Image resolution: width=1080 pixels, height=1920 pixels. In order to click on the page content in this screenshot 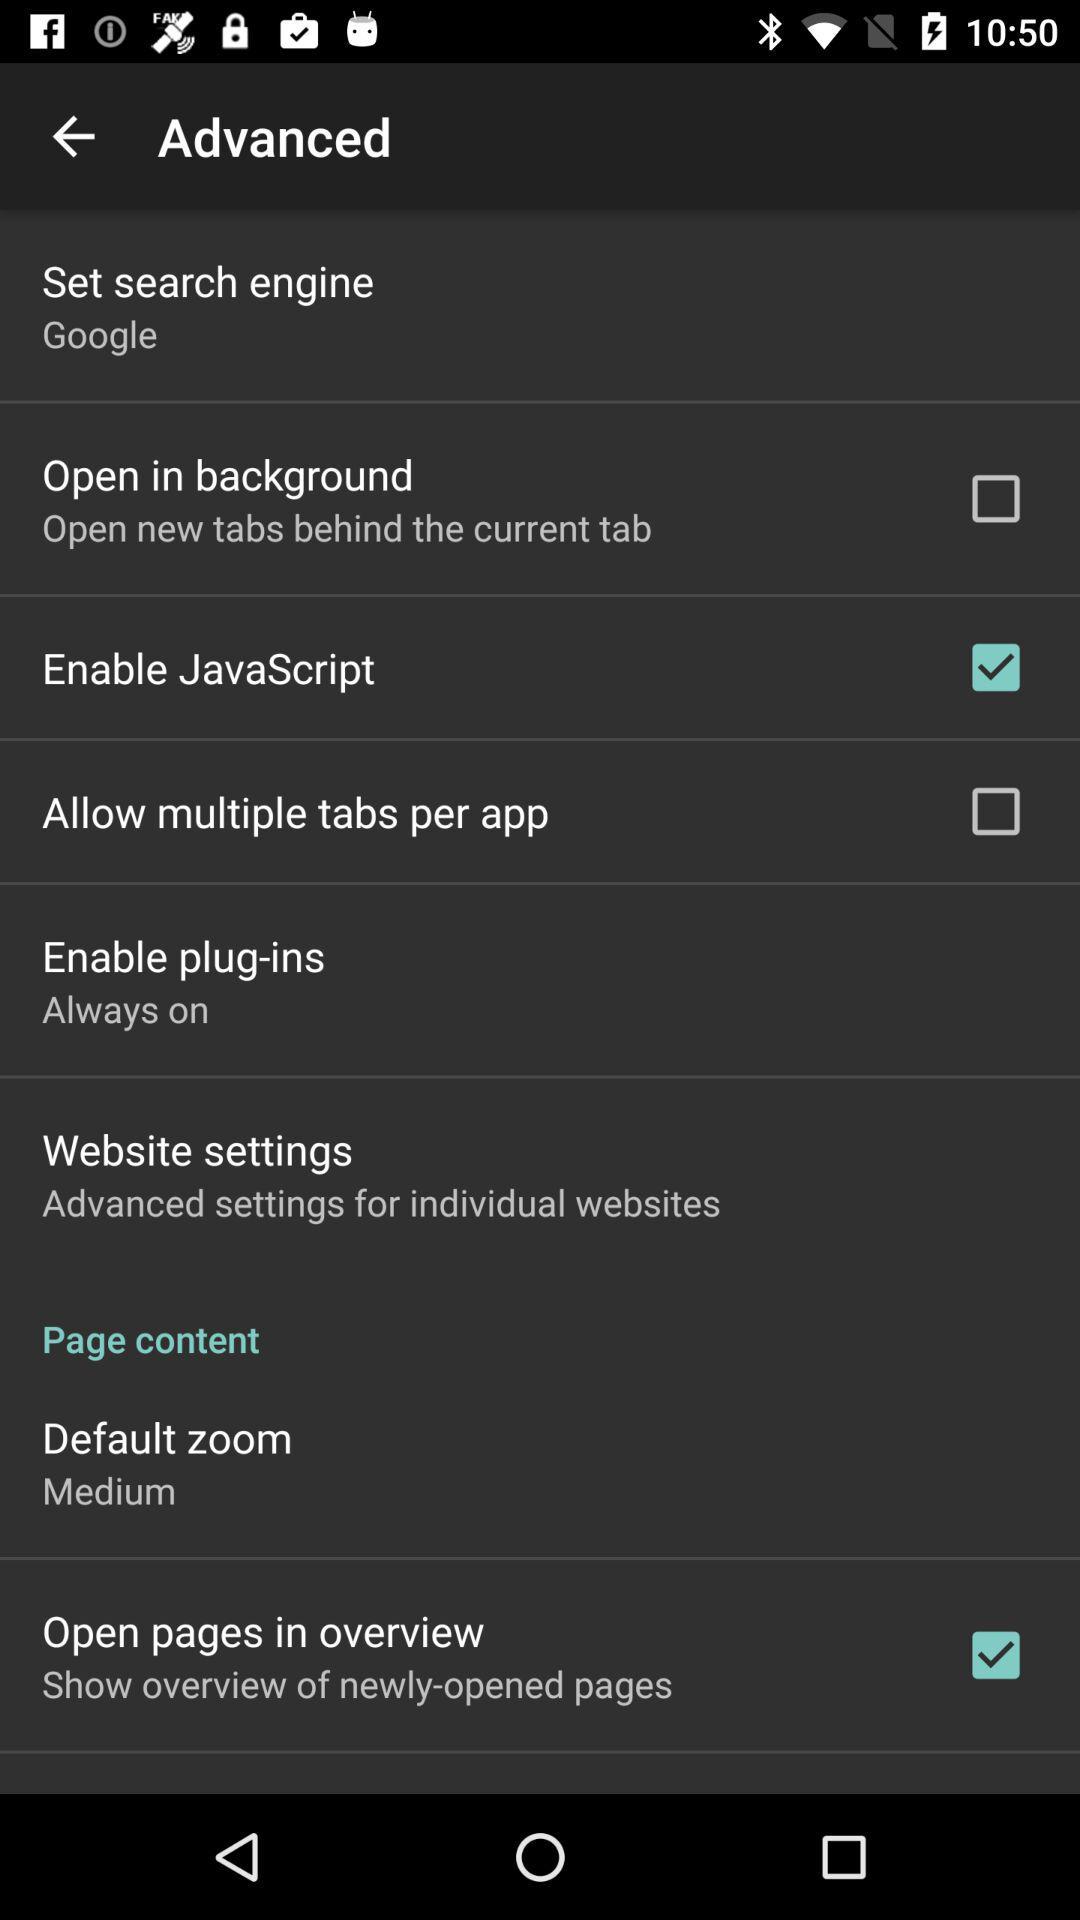, I will do `click(540, 1317)`.